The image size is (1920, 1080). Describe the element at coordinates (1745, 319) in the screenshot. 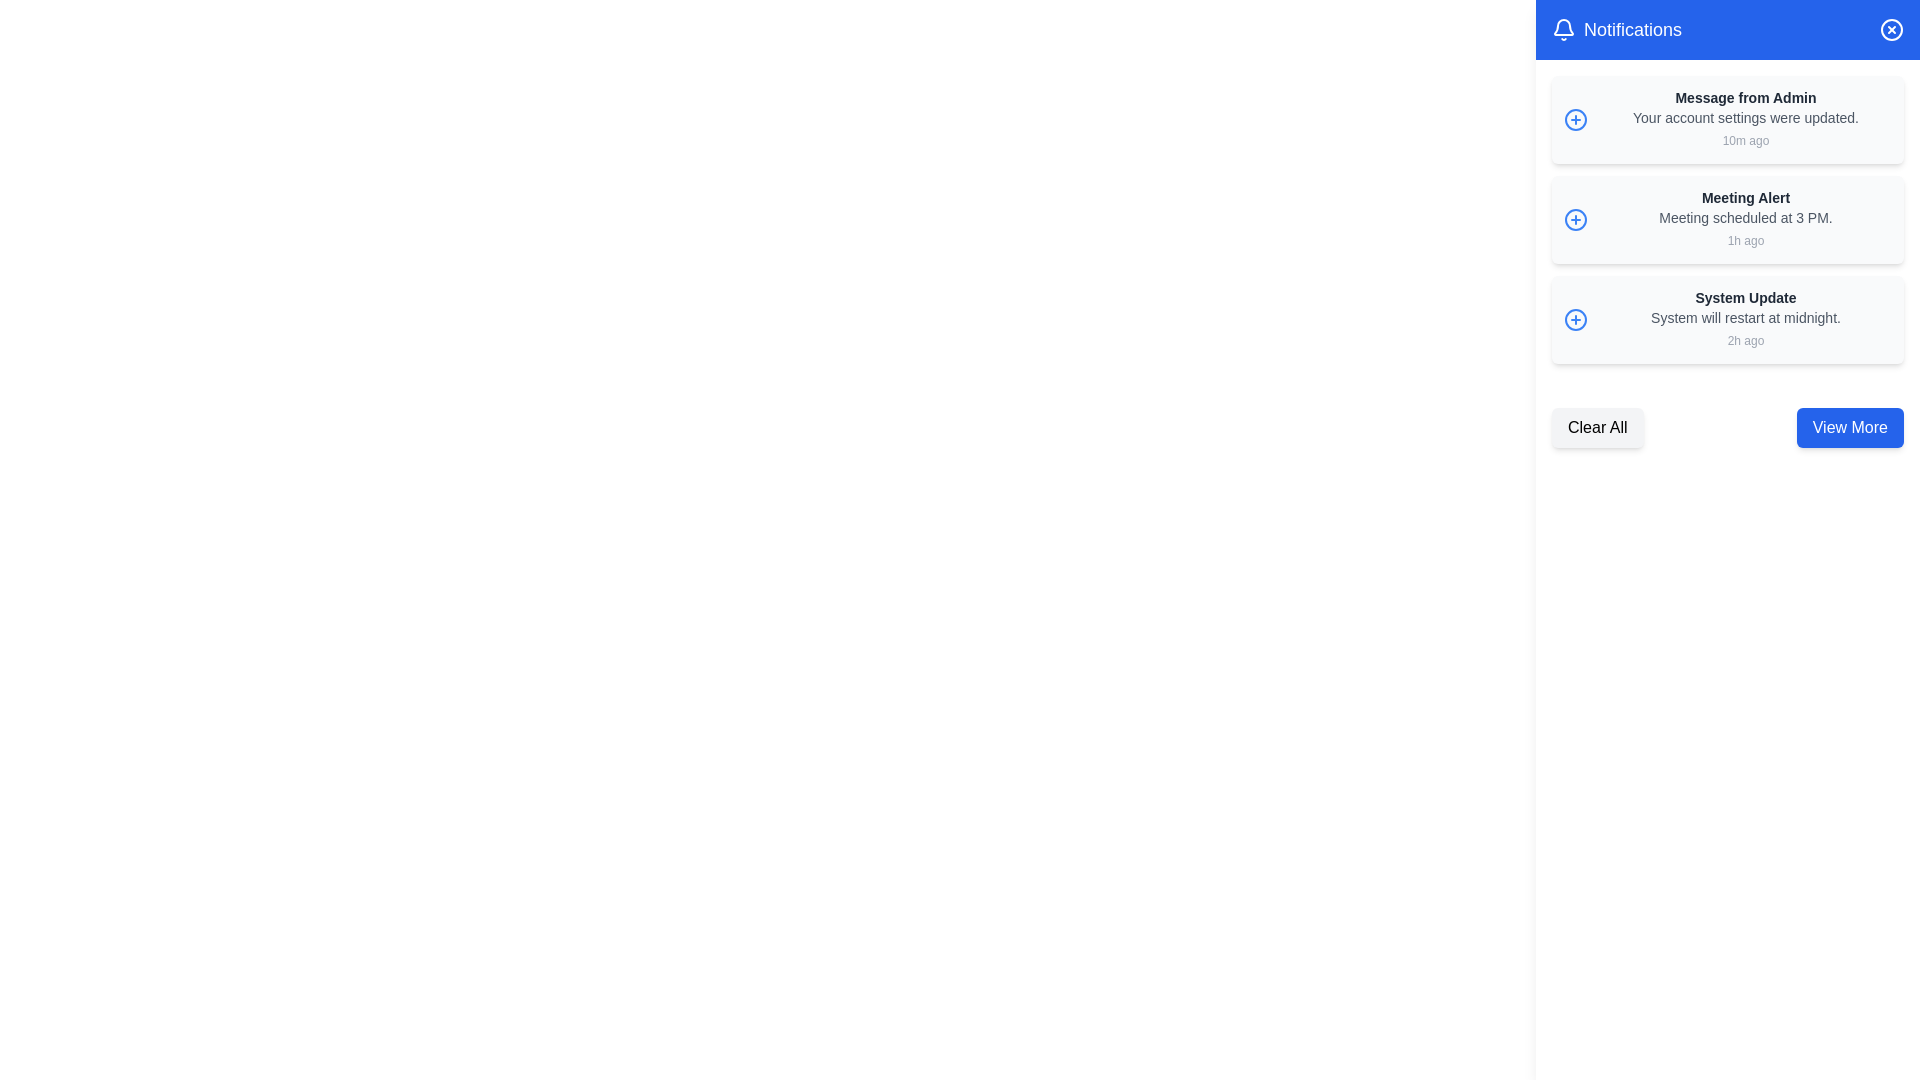

I see `the third notification entry in the sidebar that provides details about a system update and its scheduled restart time` at that location.